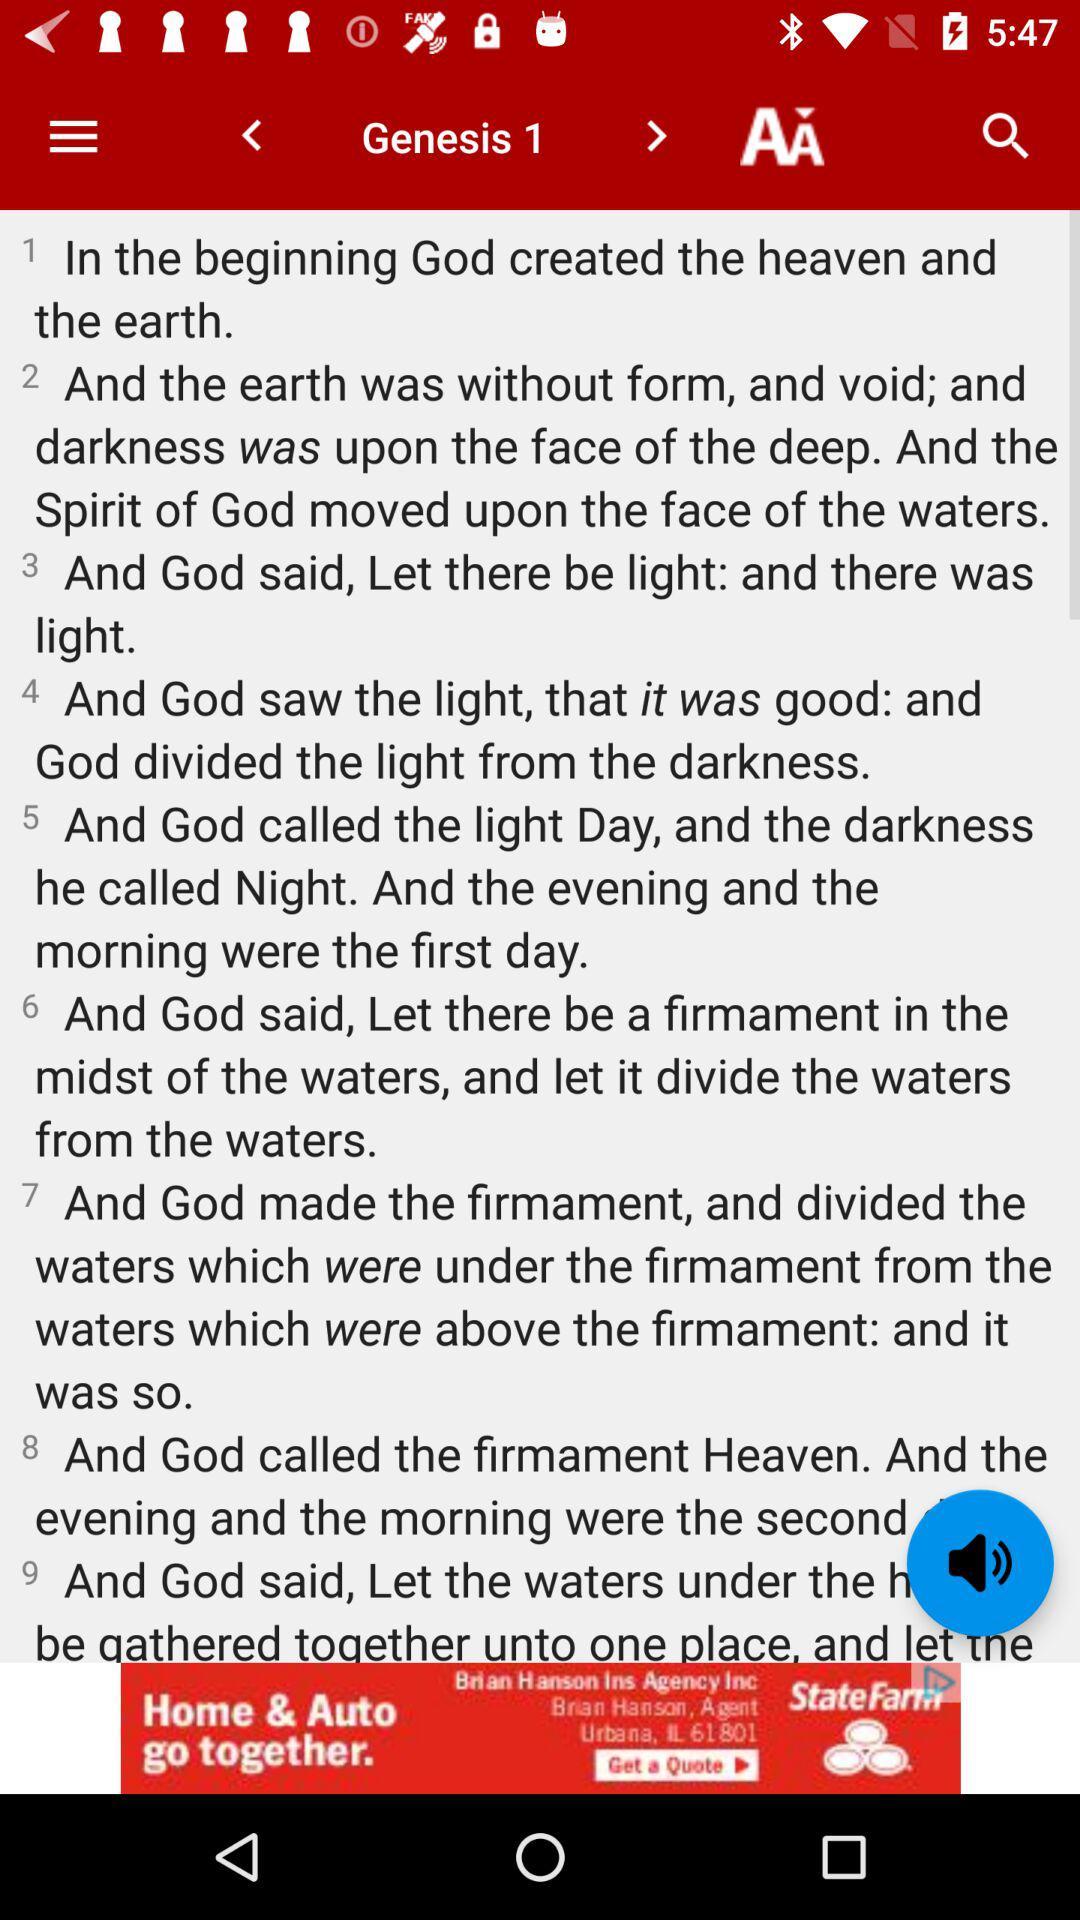 This screenshot has width=1080, height=1920. What do you see at coordinates (979, 1562) in the screenshot?
I see `read text aloud` at bounding box center [979, 1562].